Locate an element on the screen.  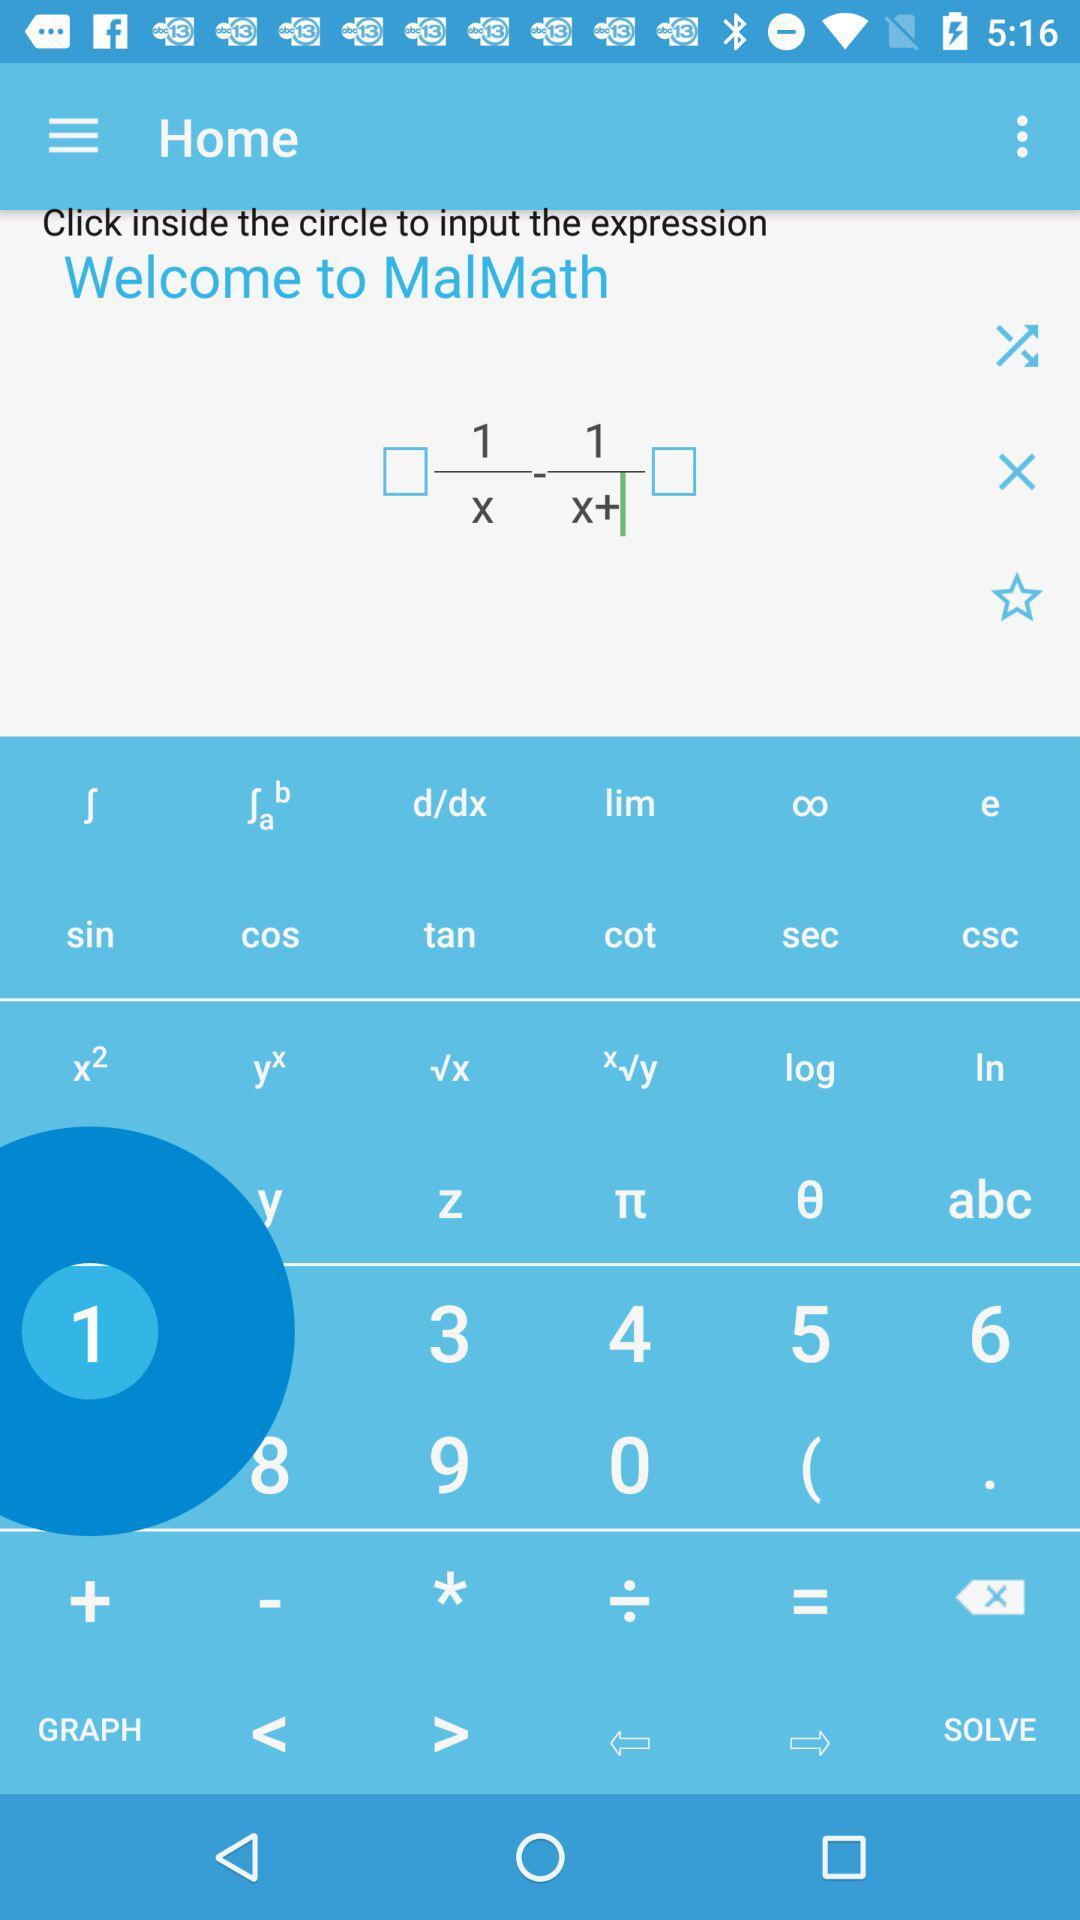
increment button is located at coordinates (990, 1596).